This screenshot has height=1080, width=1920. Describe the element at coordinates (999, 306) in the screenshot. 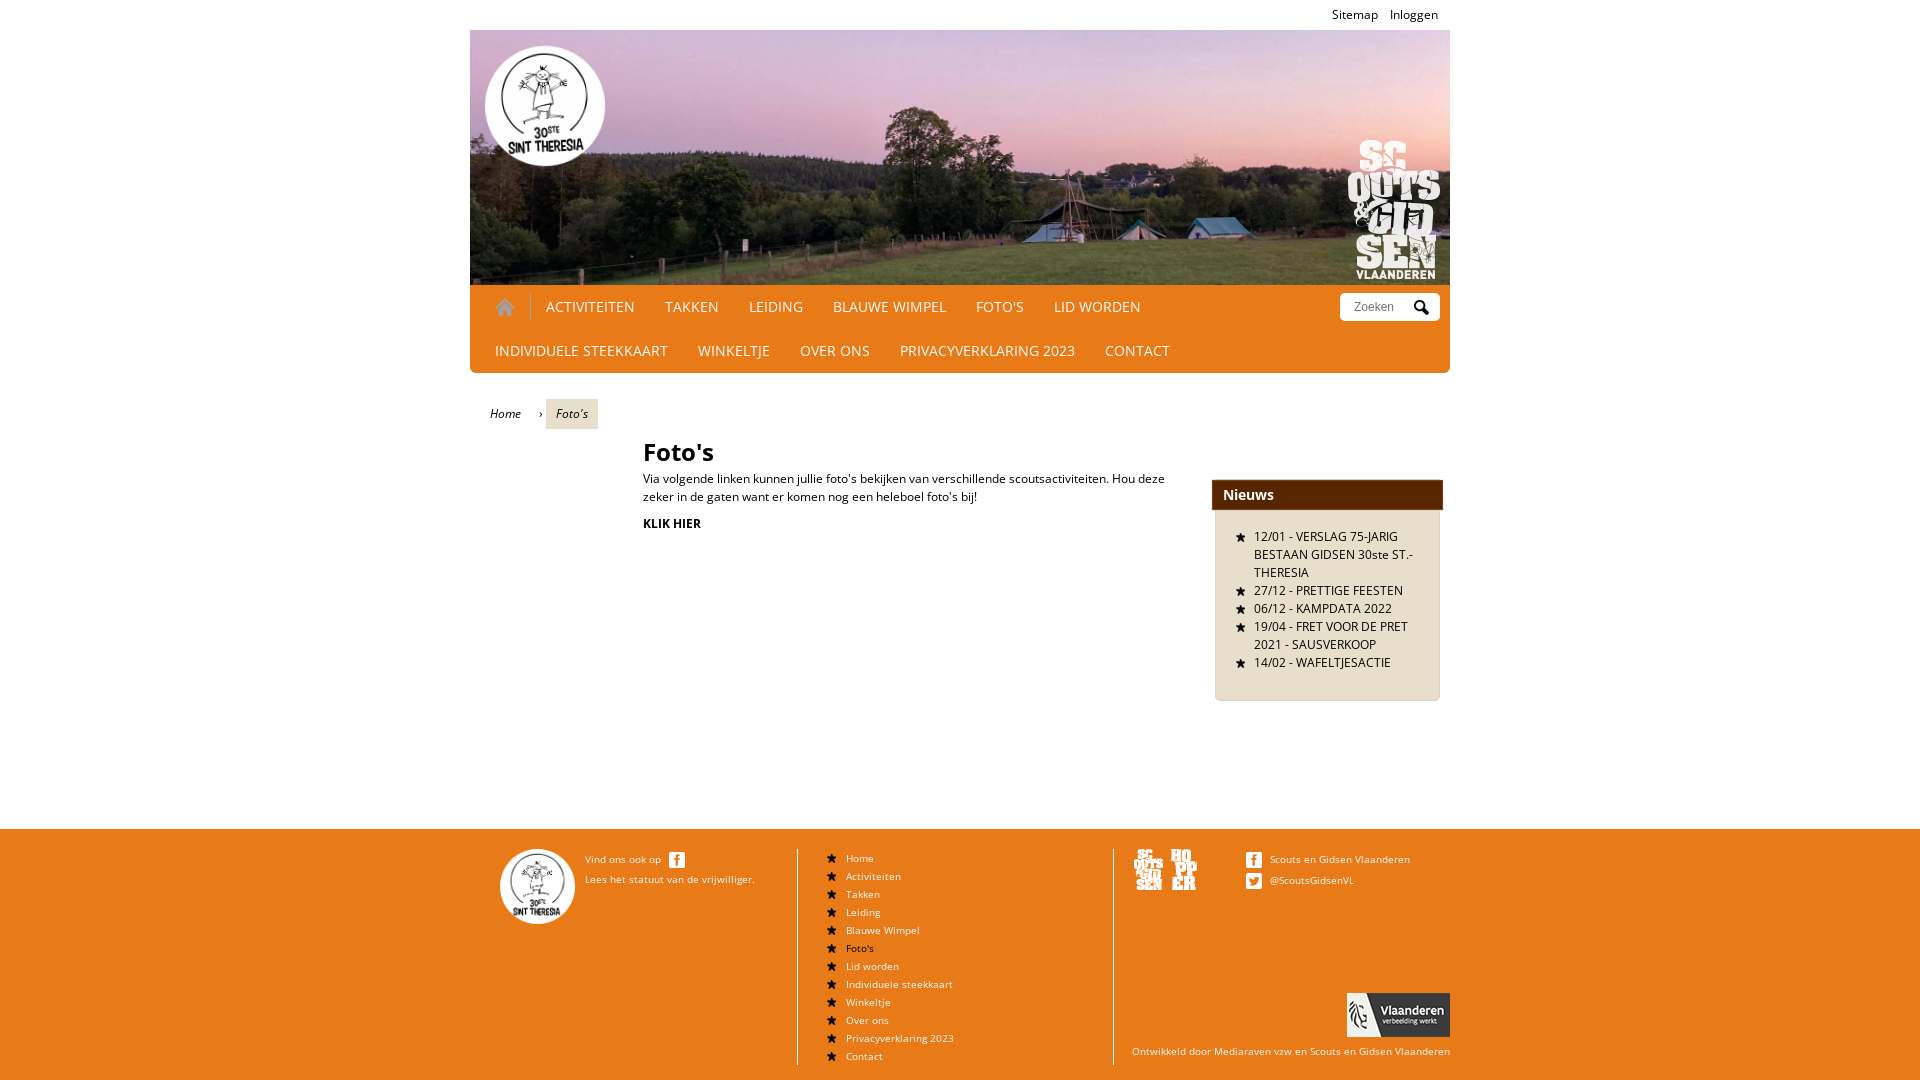

I see `'FOTO'S'` at that location.